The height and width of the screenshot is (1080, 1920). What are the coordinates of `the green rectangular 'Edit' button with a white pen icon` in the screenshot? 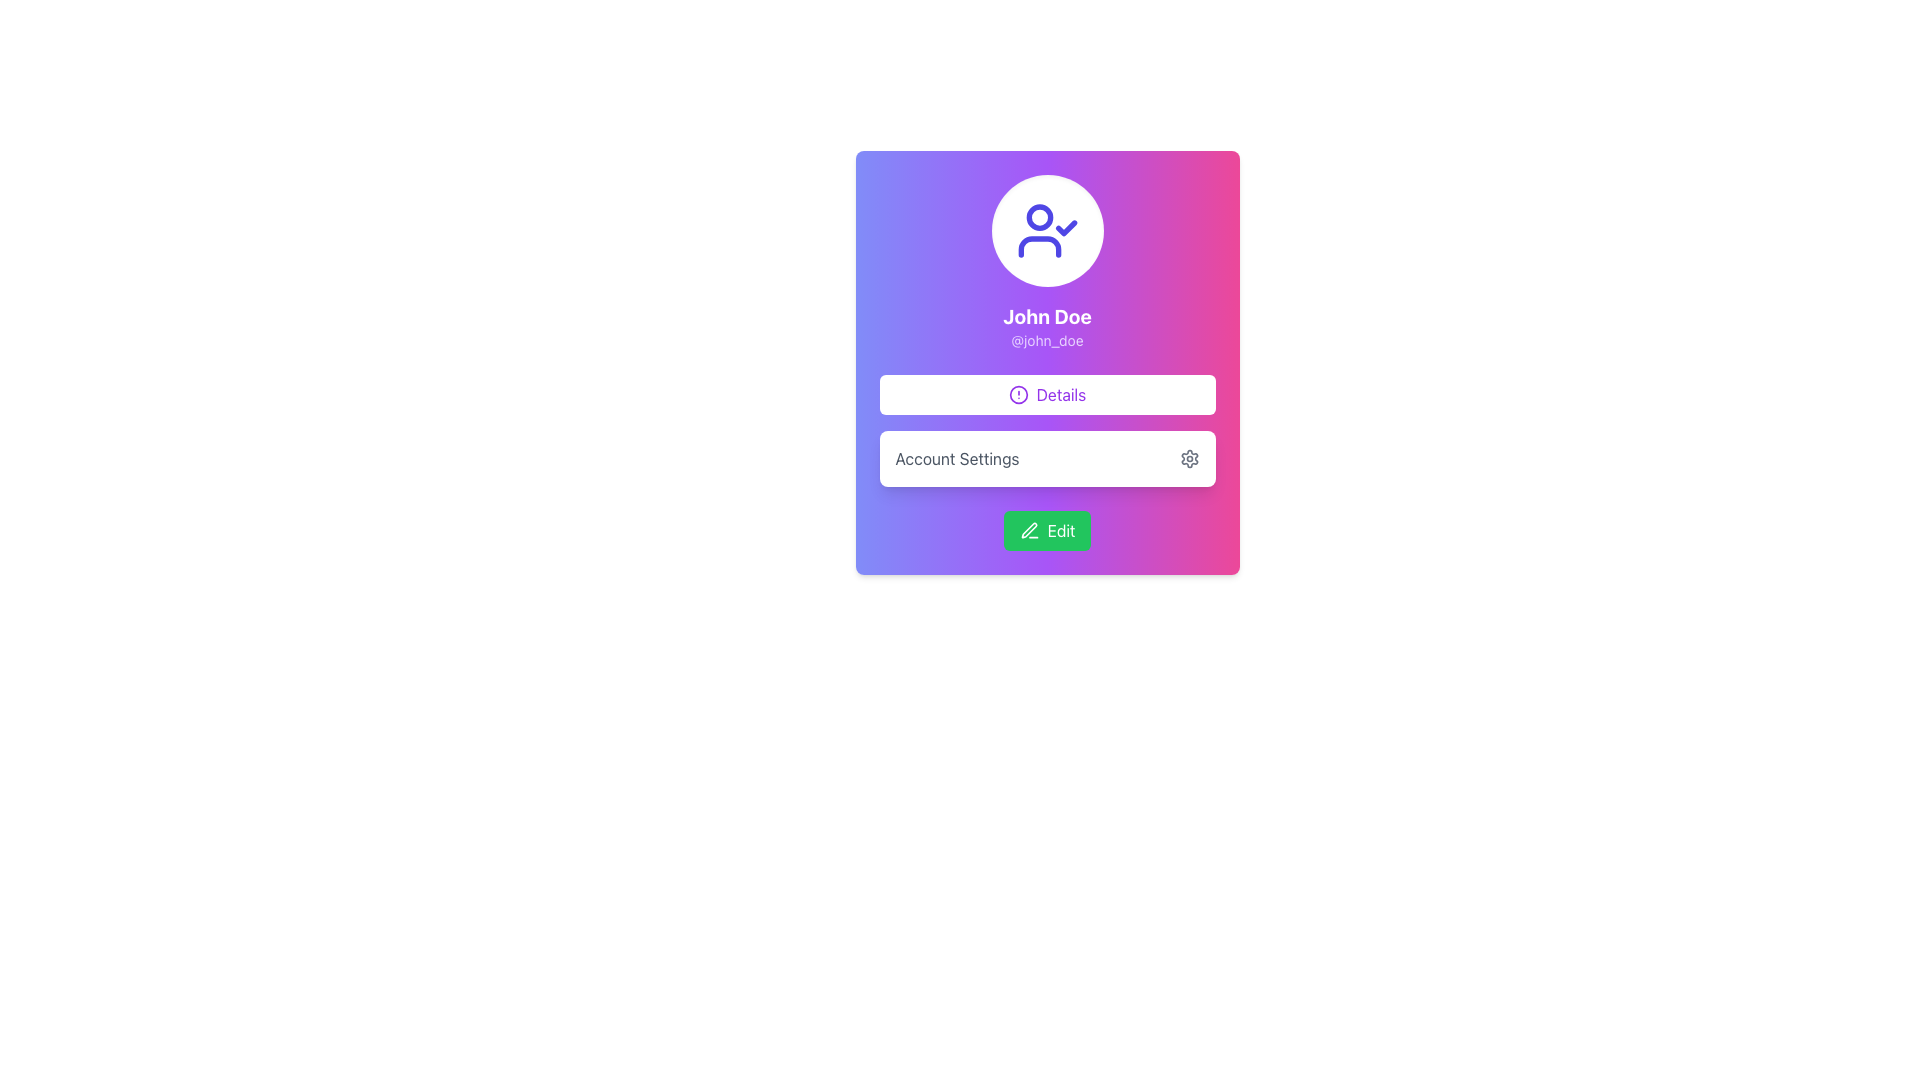 It's located at (1046, 530).